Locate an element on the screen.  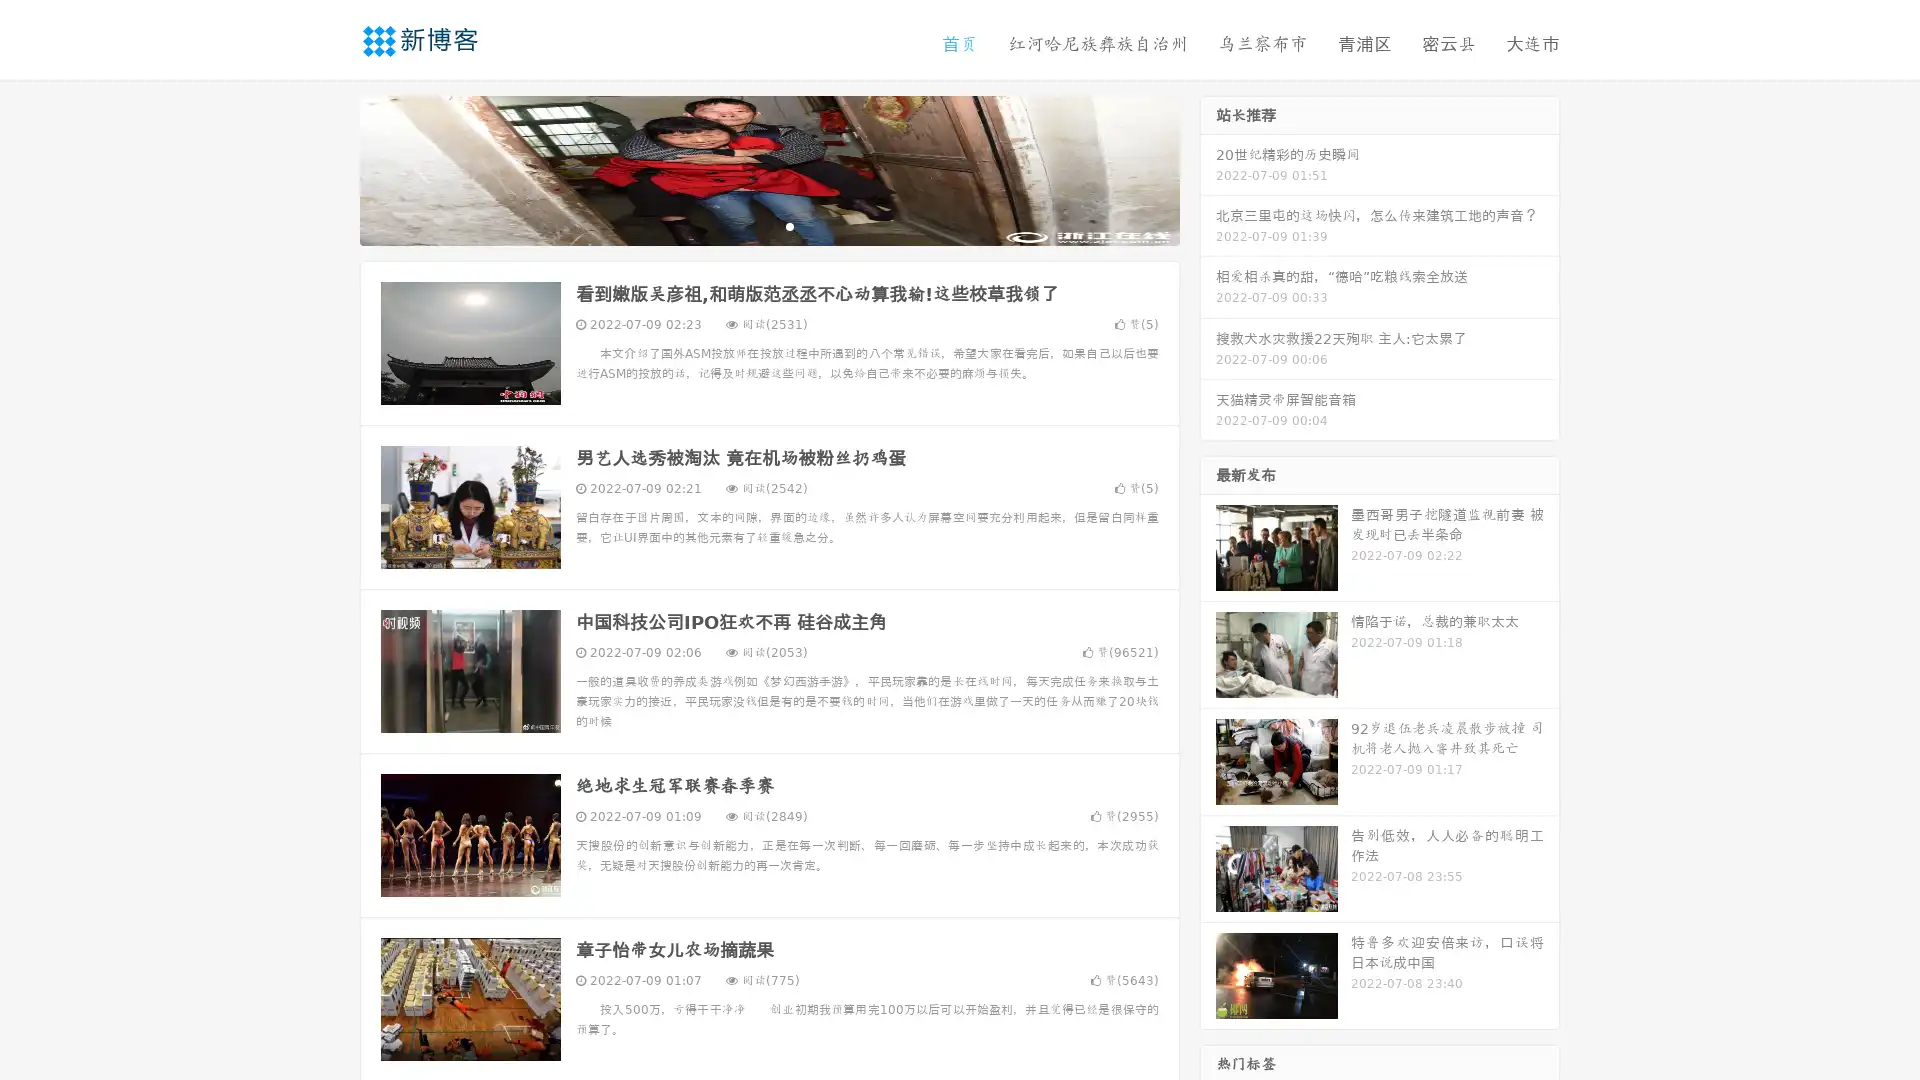
Go to slide 3 is located at coordinates (789, 225).